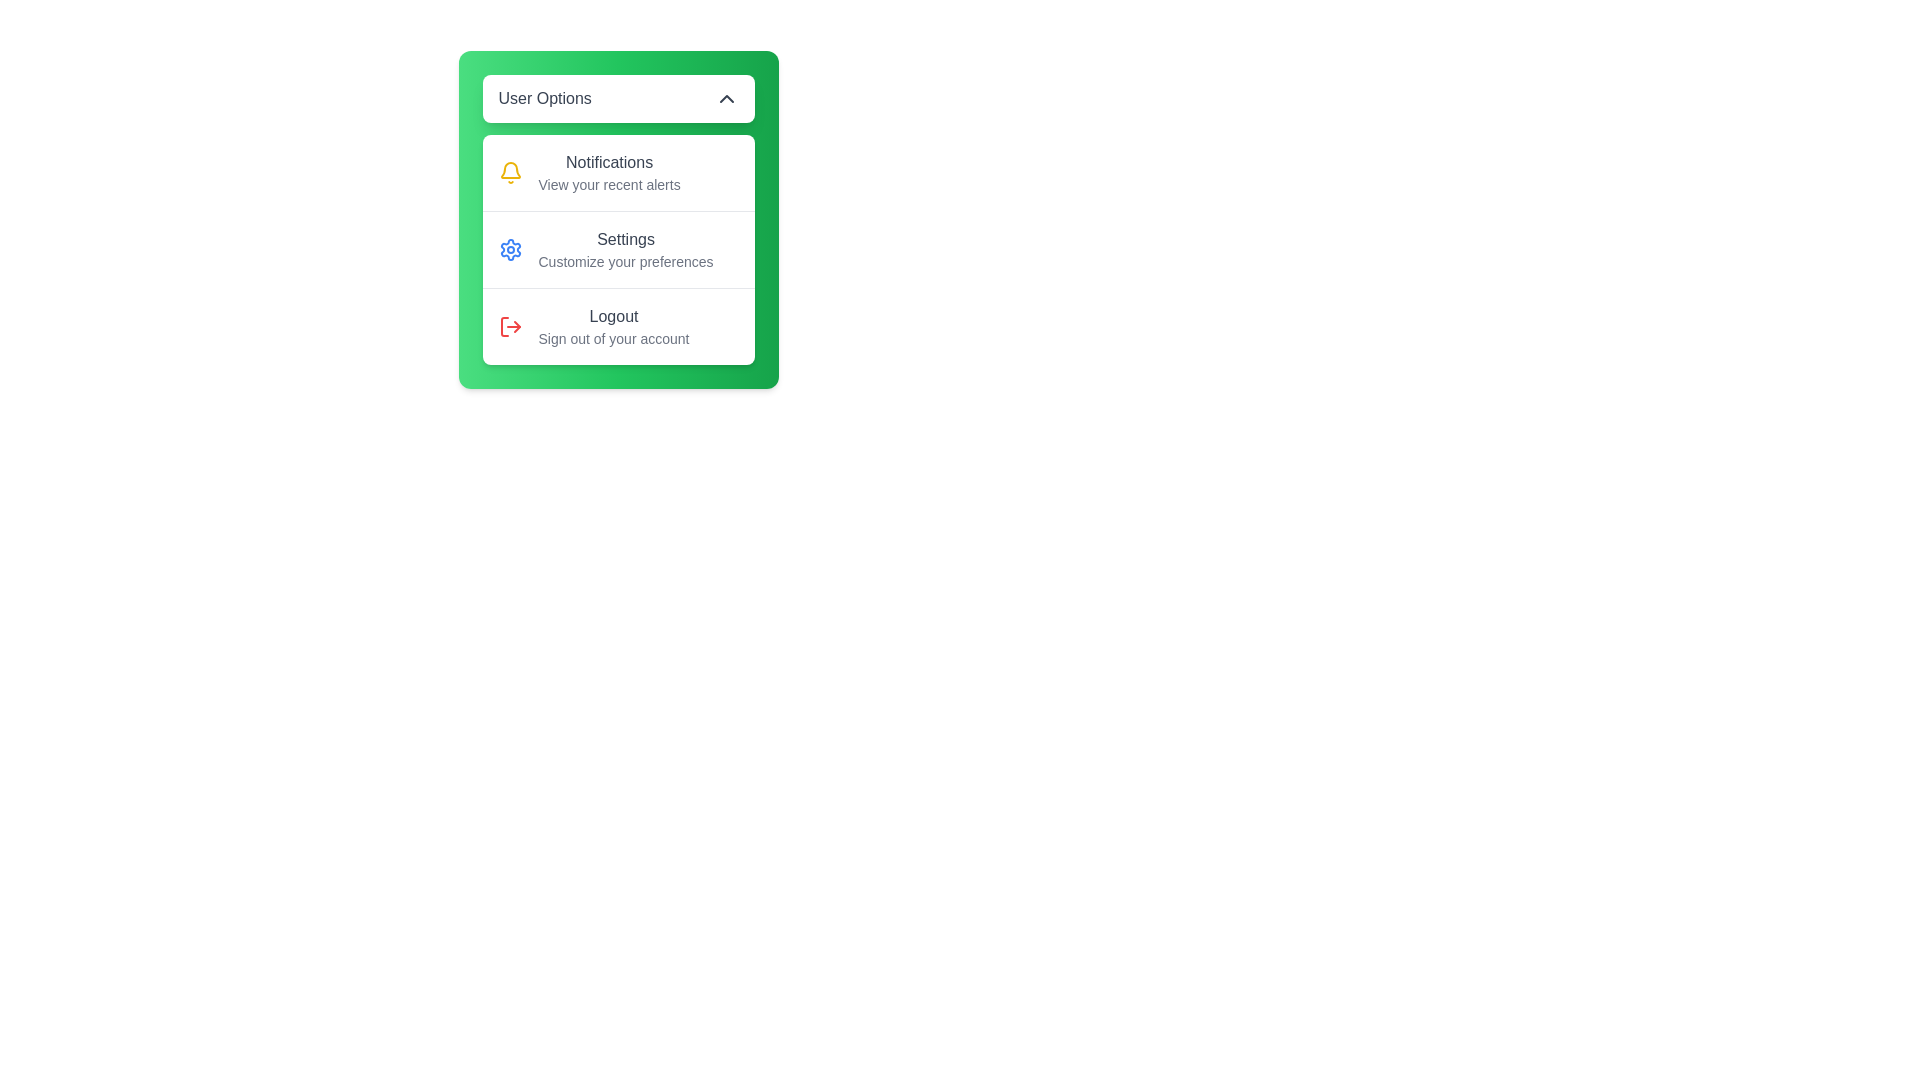 The width and height of the screenshot is (1920, 1080). What do you see at coordinates (625, 261) in the screenshot?
I see `static text displaying 'Customize your preferences' located beneath the 'Settings' heading in the 'User Options' panel` at bounding box center [625, 261].